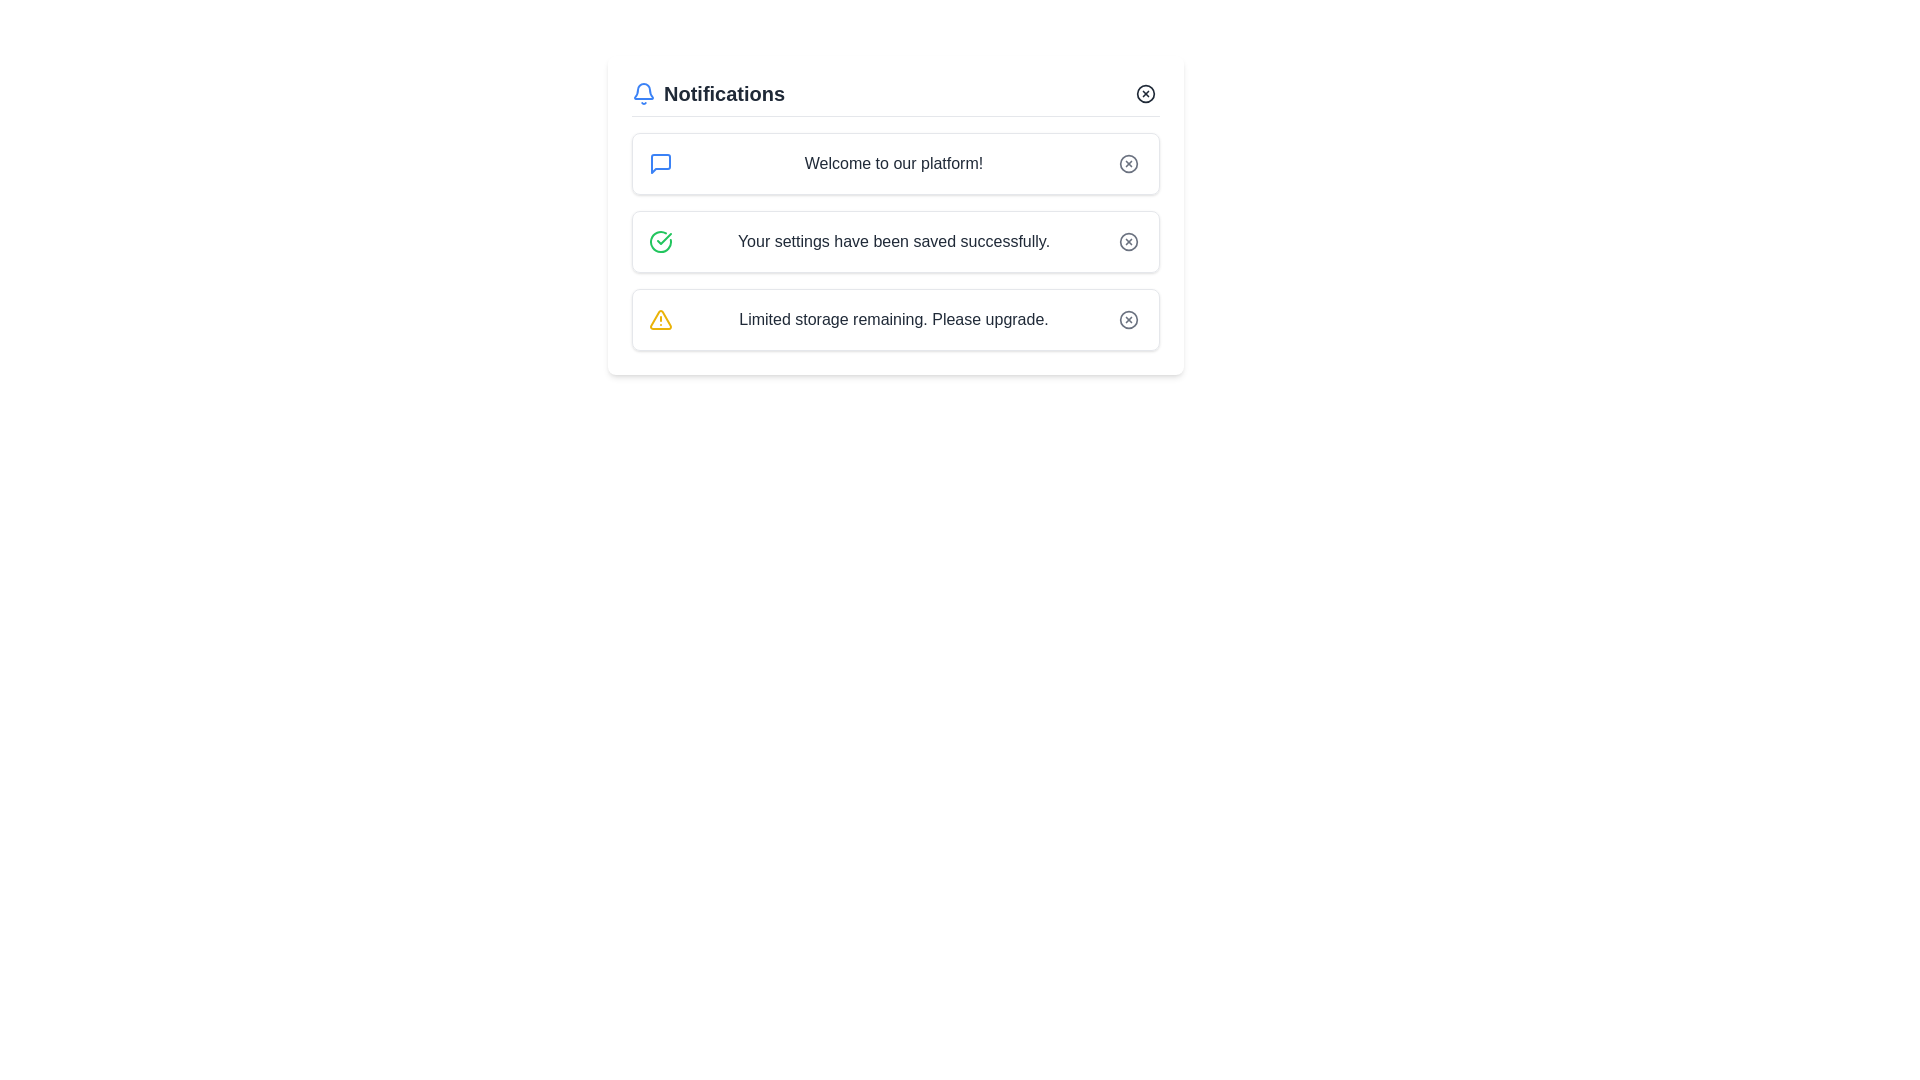 The height and width of the screenshot is (1080, 1920). Describe the element at coordinates (895, 319) in the screenshot. I see `the Notification Card that notifies about storage limitations and encourages upgrading, which is the third item in the list of notifications` at that location.